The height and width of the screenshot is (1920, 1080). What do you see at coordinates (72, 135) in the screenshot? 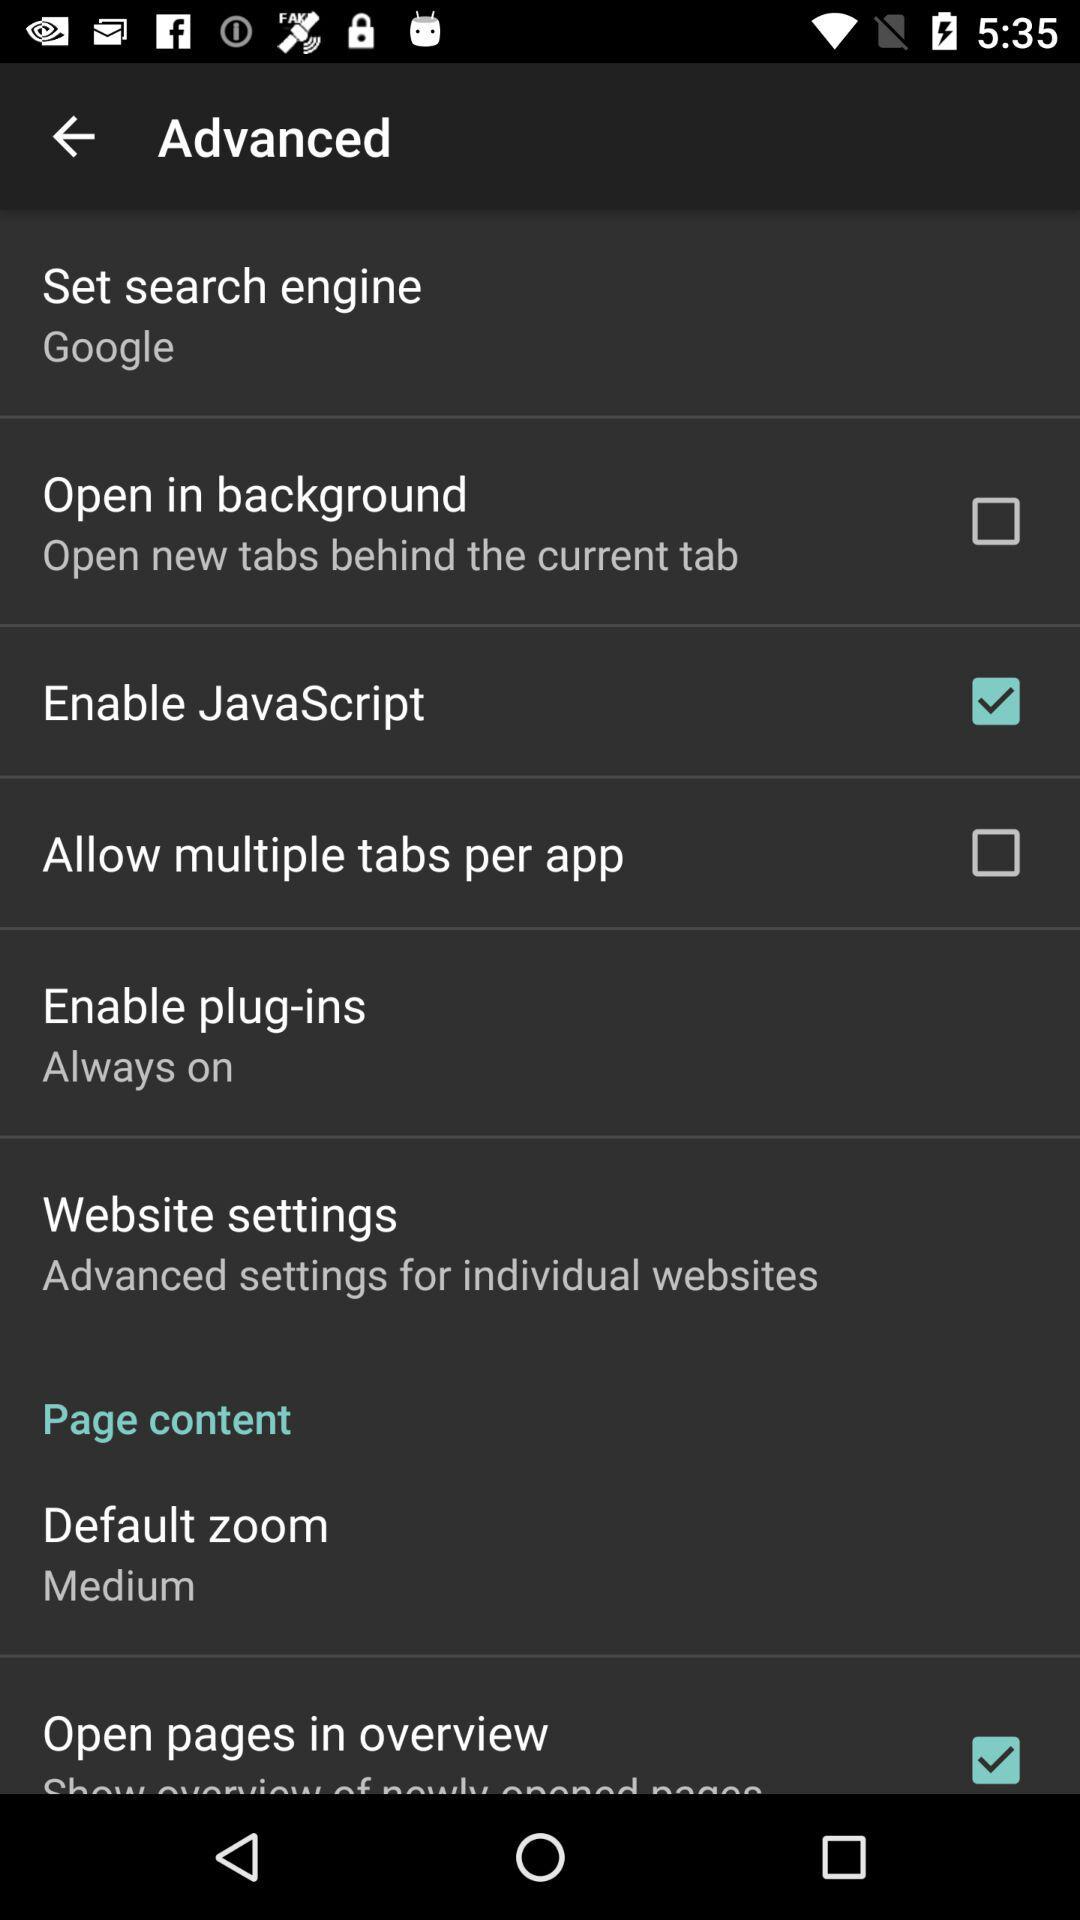
I see `the app above the set search engine item` at bounding box center [72, 135].